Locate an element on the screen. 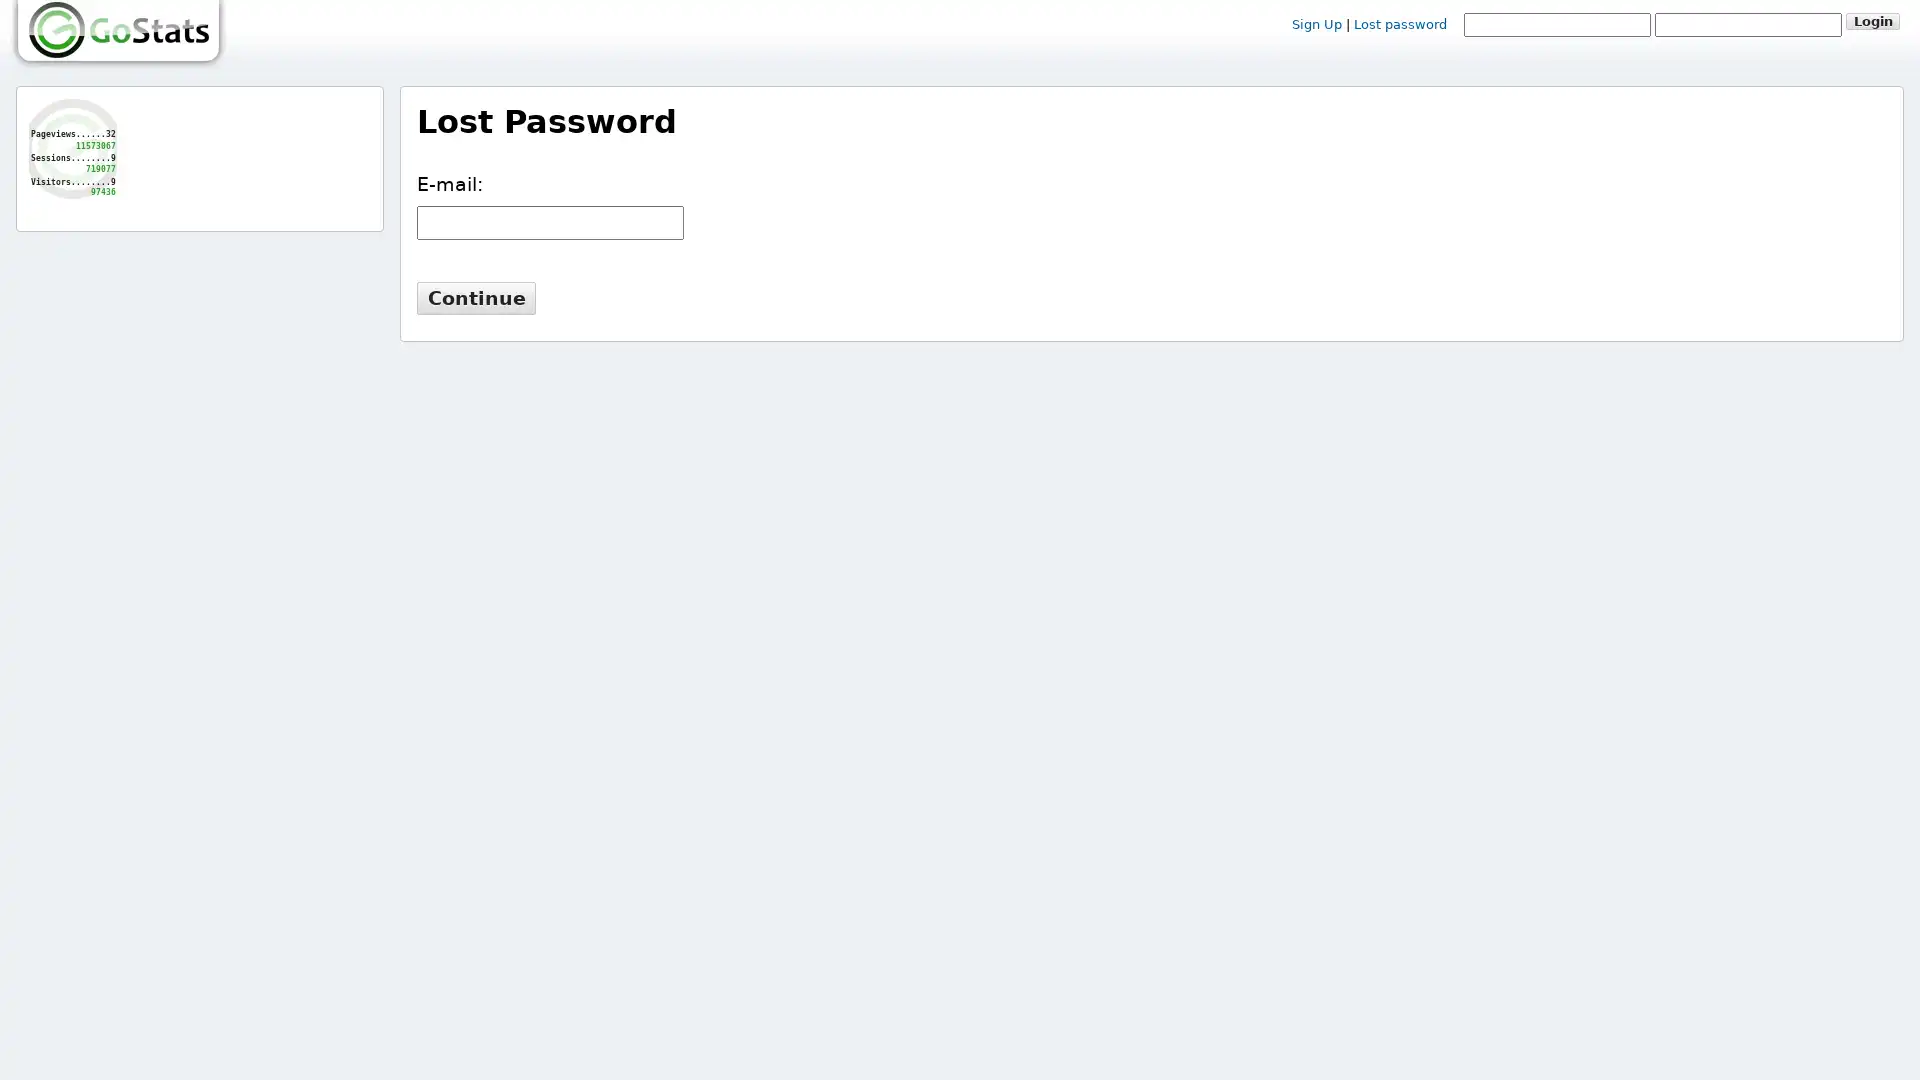  Login is located at coordinates (1871, 21).